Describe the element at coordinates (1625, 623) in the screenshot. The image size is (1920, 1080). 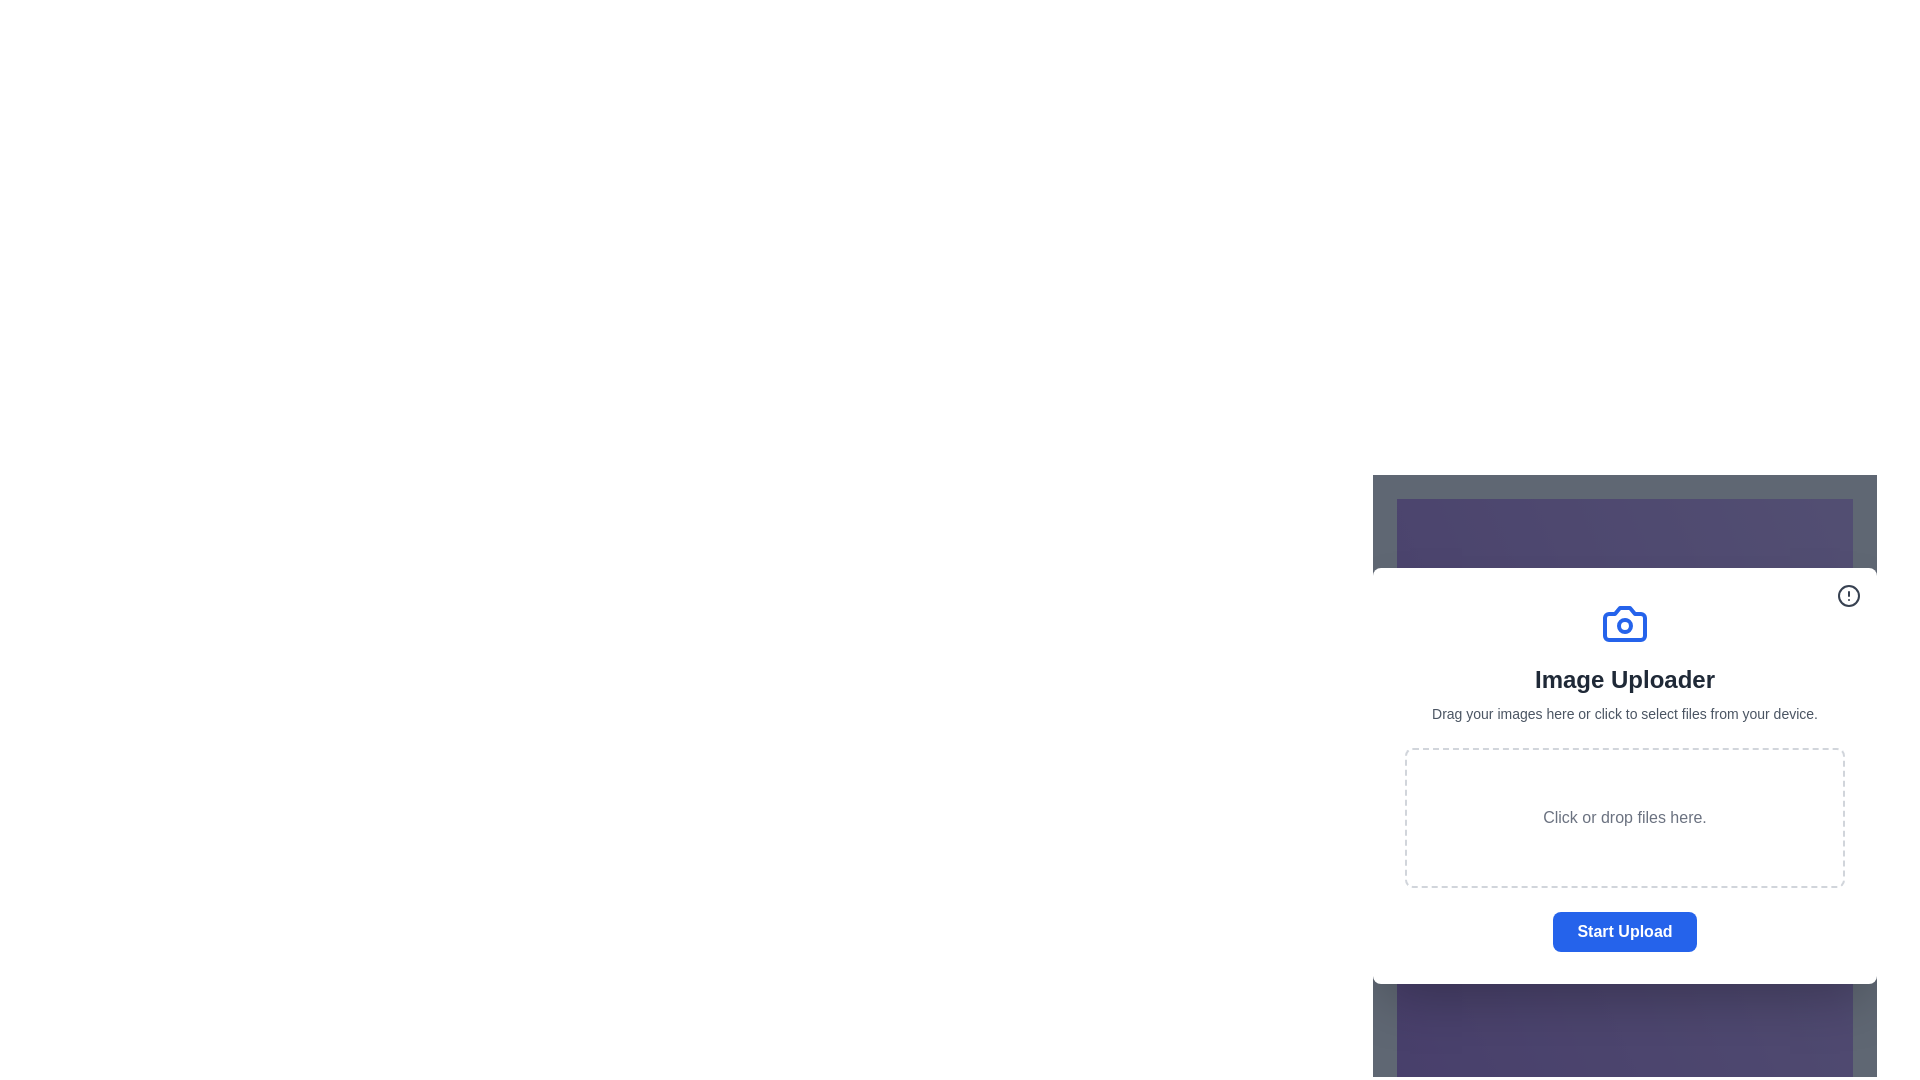
I see `the decorative camera icon located centrally within the image uploader UI section, above the label 'Image Uploader.'` at that location.